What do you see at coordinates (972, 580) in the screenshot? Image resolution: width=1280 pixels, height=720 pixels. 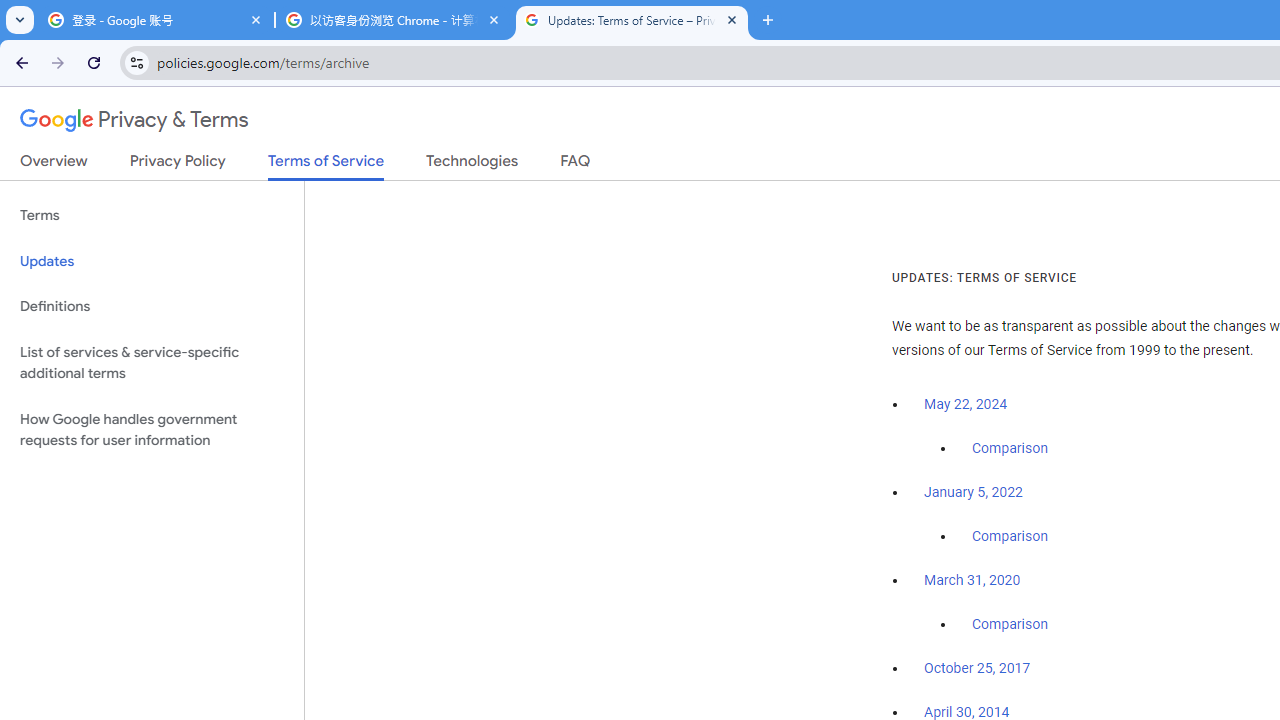 I see `'March 31, 2020'` at bounding box center [972, 580].